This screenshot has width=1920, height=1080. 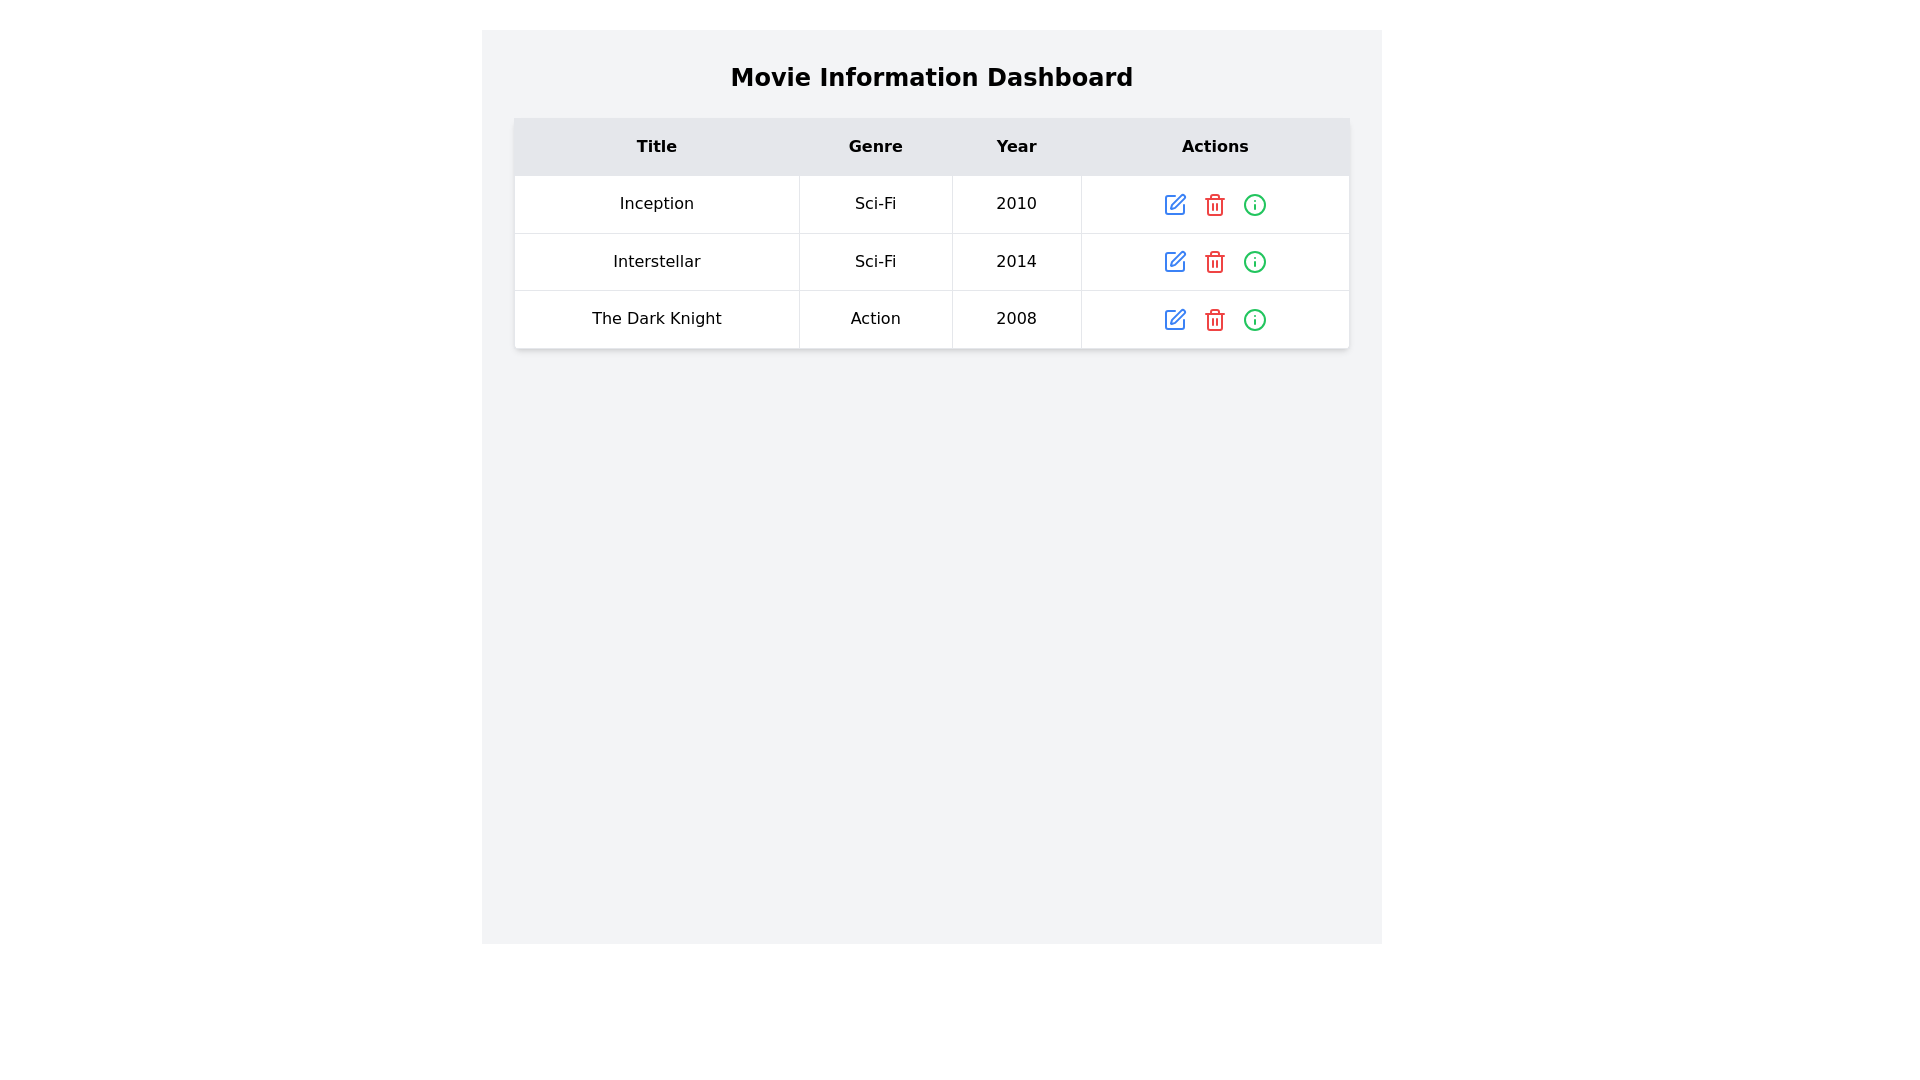 I want to click on the static text label indicating the genre of the movie in the third row of the table, which is located under the column labeled 'Genre' and follows 'The Dark Knight.', so click(x=875, y=318).